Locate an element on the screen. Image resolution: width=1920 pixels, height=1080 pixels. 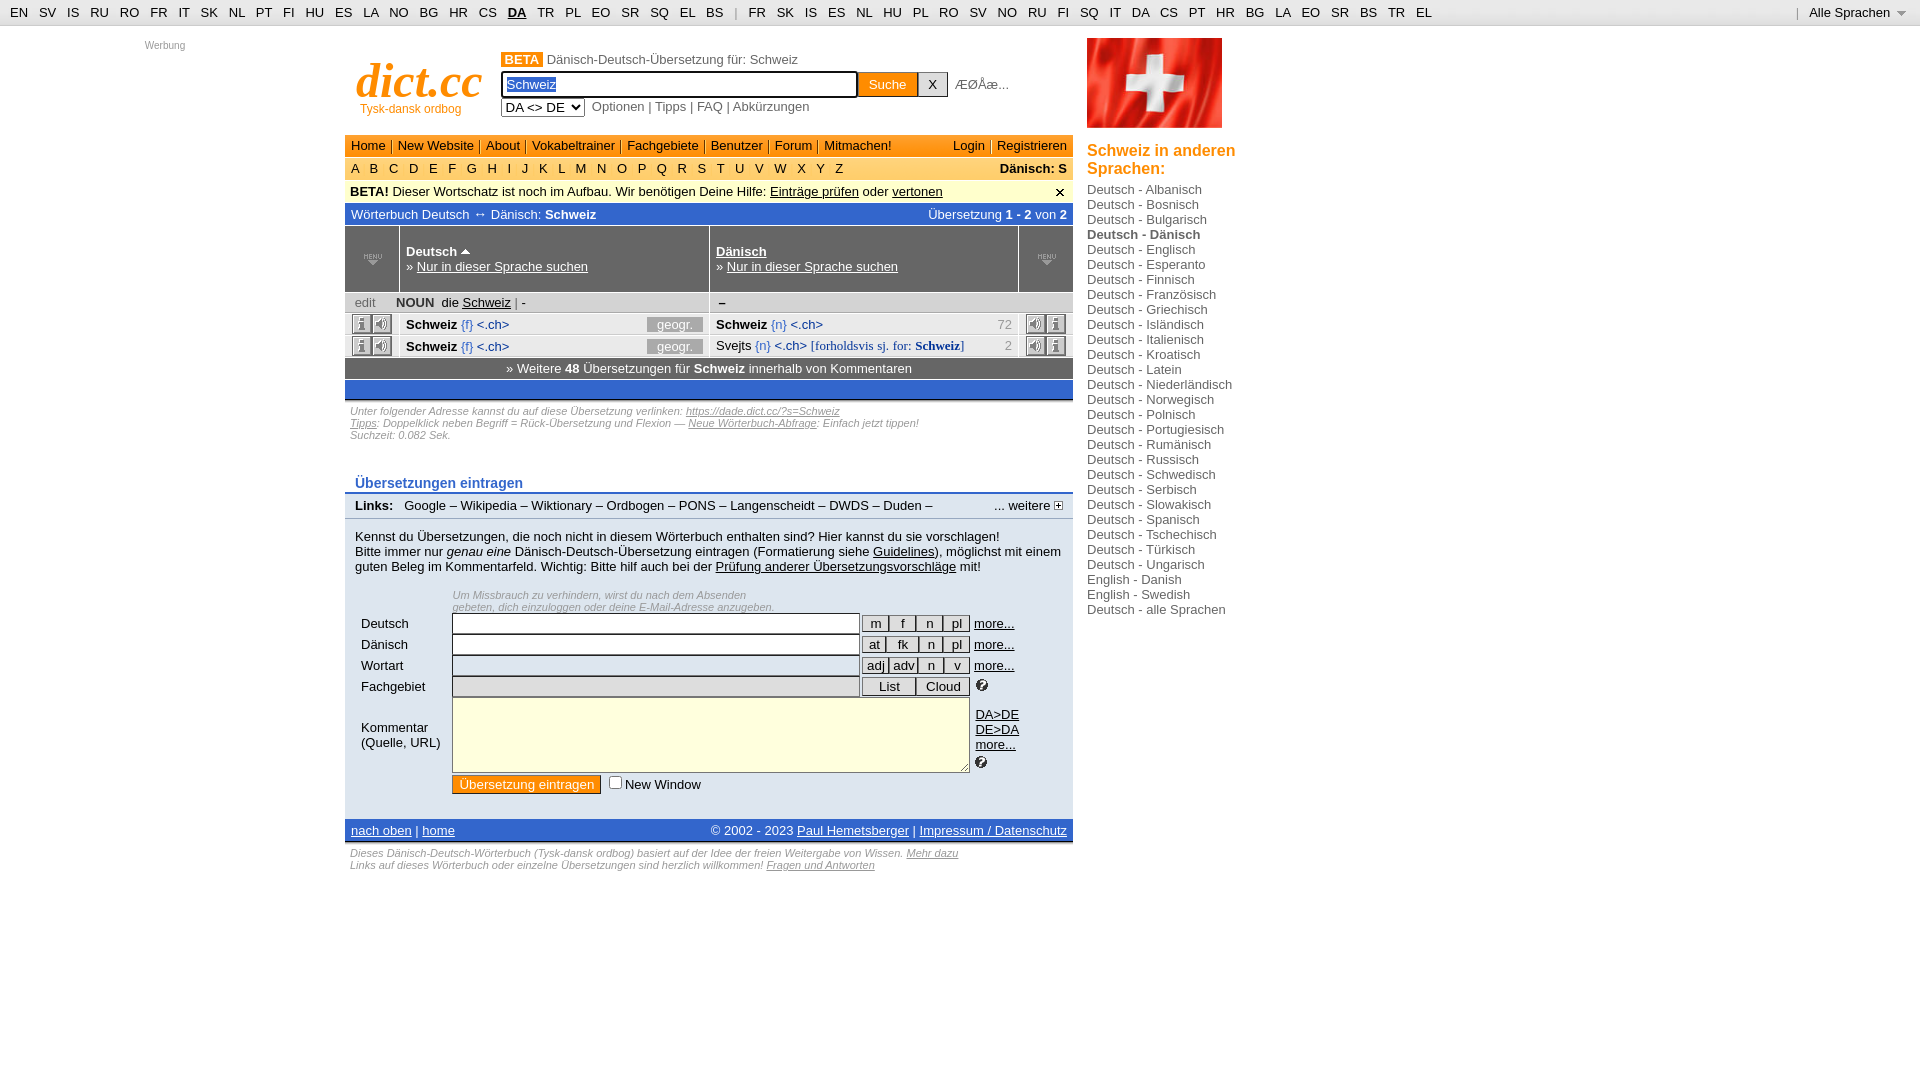
'geogr.' is located at coordinates (675, 344).